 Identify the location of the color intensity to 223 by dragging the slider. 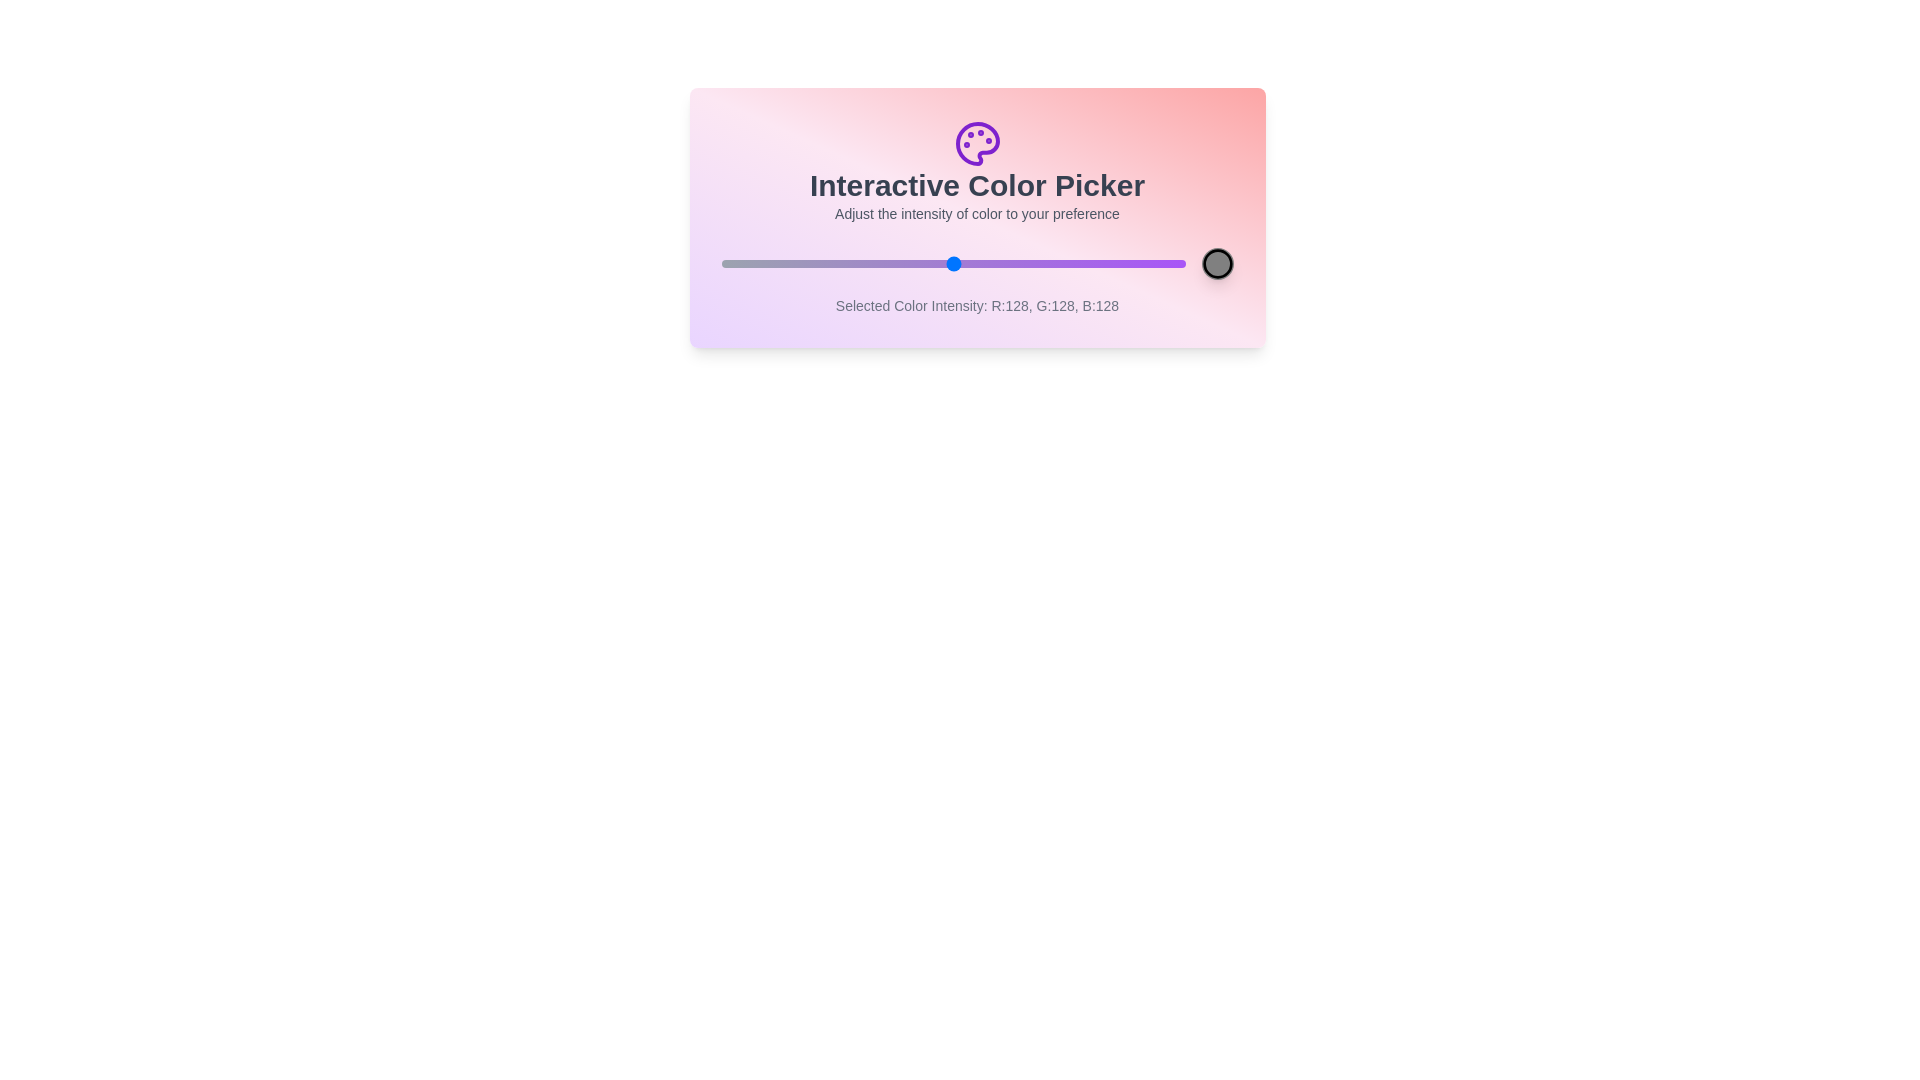
(1125, 262).